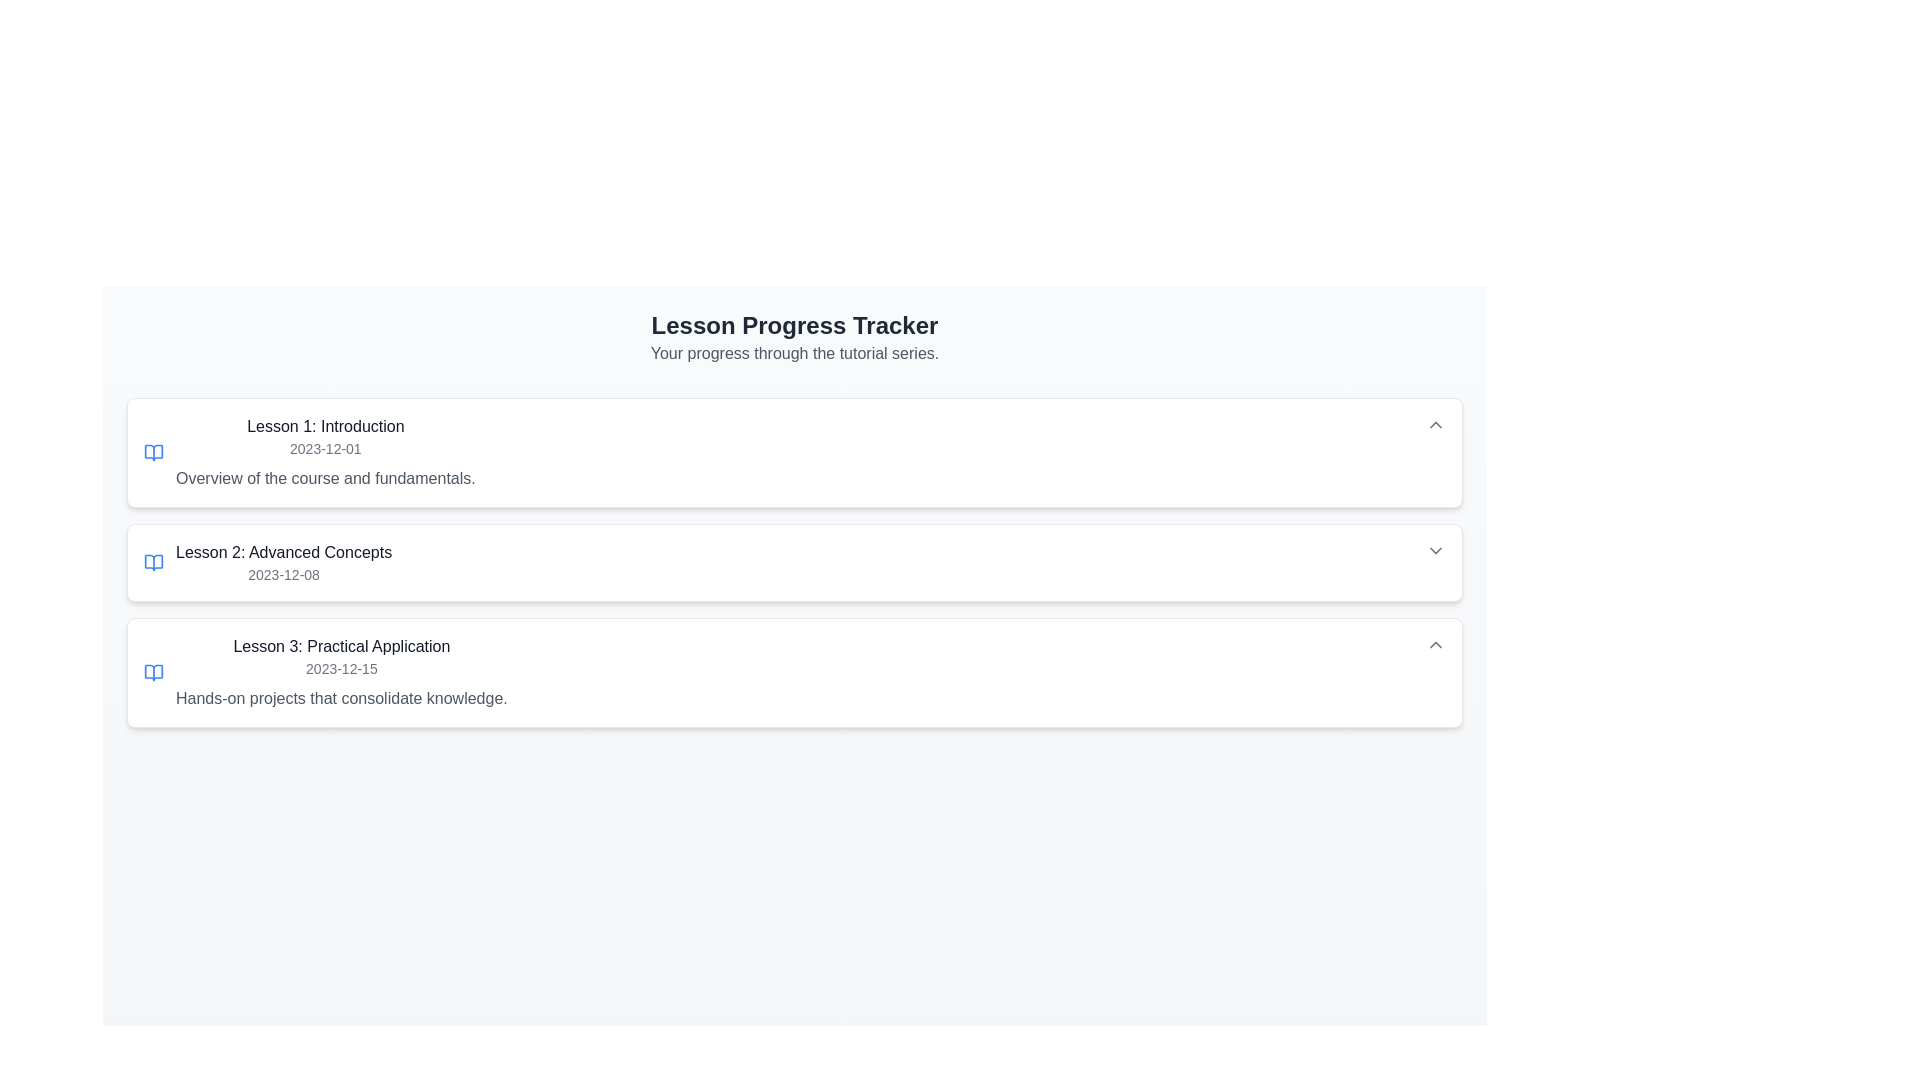  Describe the element at coordinates (325, 478) in the screenshot. I see `the Text Label that provides a brief description or summary of the lesson's content, located under the 'Lesson 1: Introduction' heading in the 'Lesson Progress Tracker'` at that location.